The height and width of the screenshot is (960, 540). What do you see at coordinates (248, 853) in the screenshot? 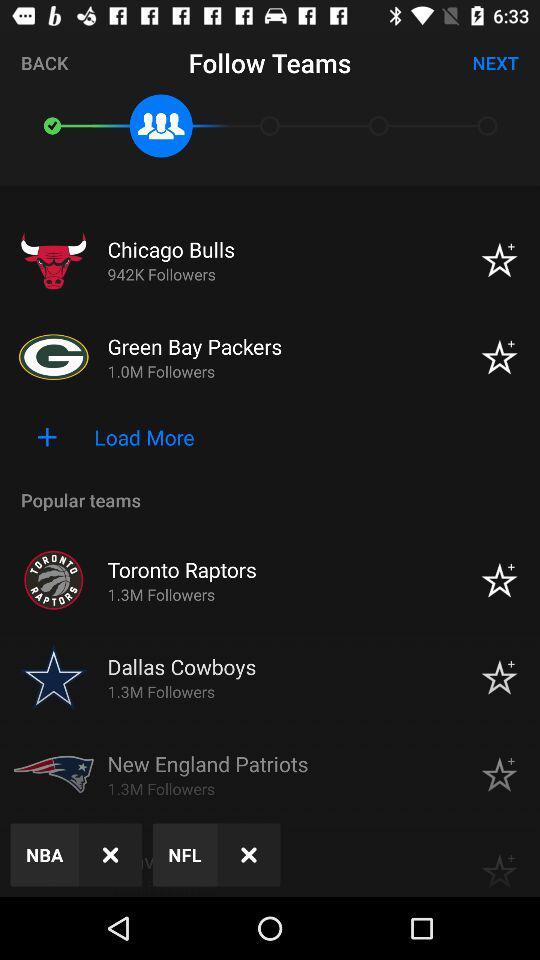
I see `the close icon` at bounding box center [248, 853].